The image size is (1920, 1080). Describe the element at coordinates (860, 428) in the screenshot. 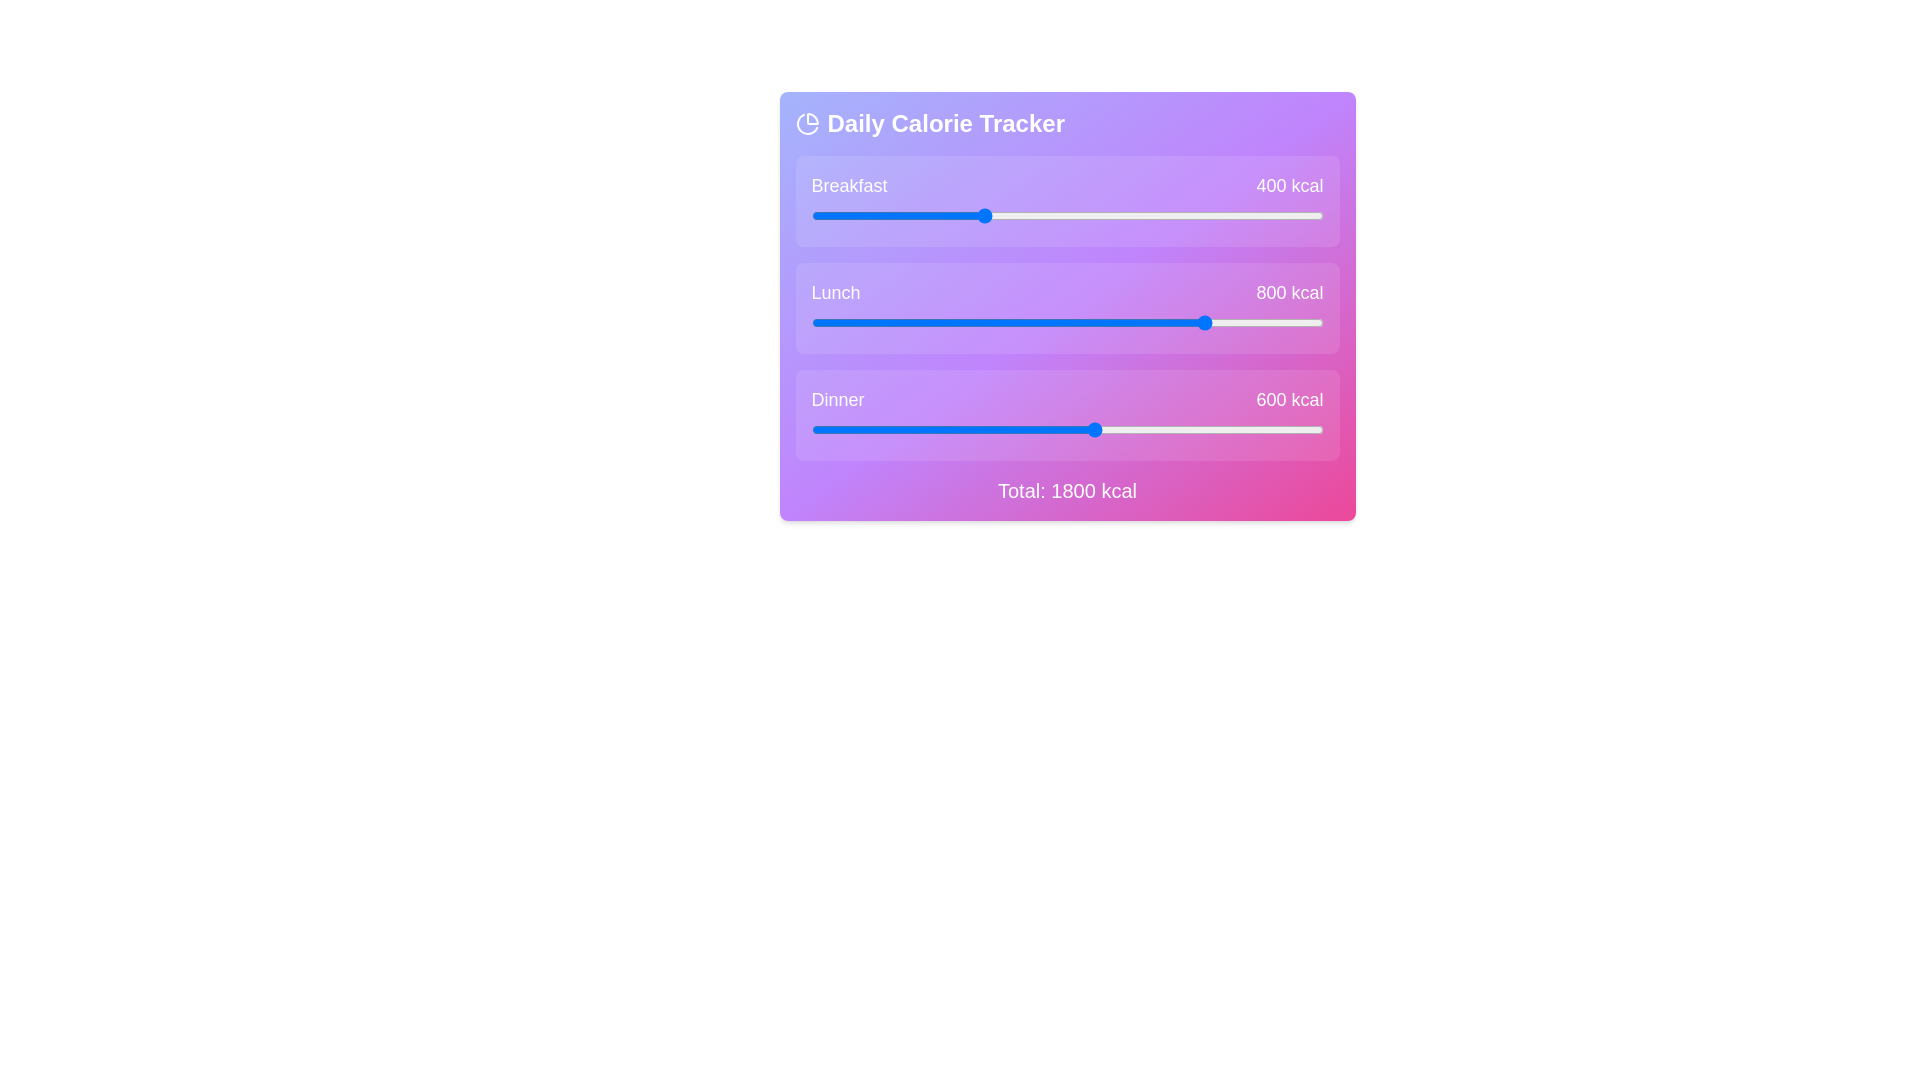

I see `the dinner calorie value` at that location.